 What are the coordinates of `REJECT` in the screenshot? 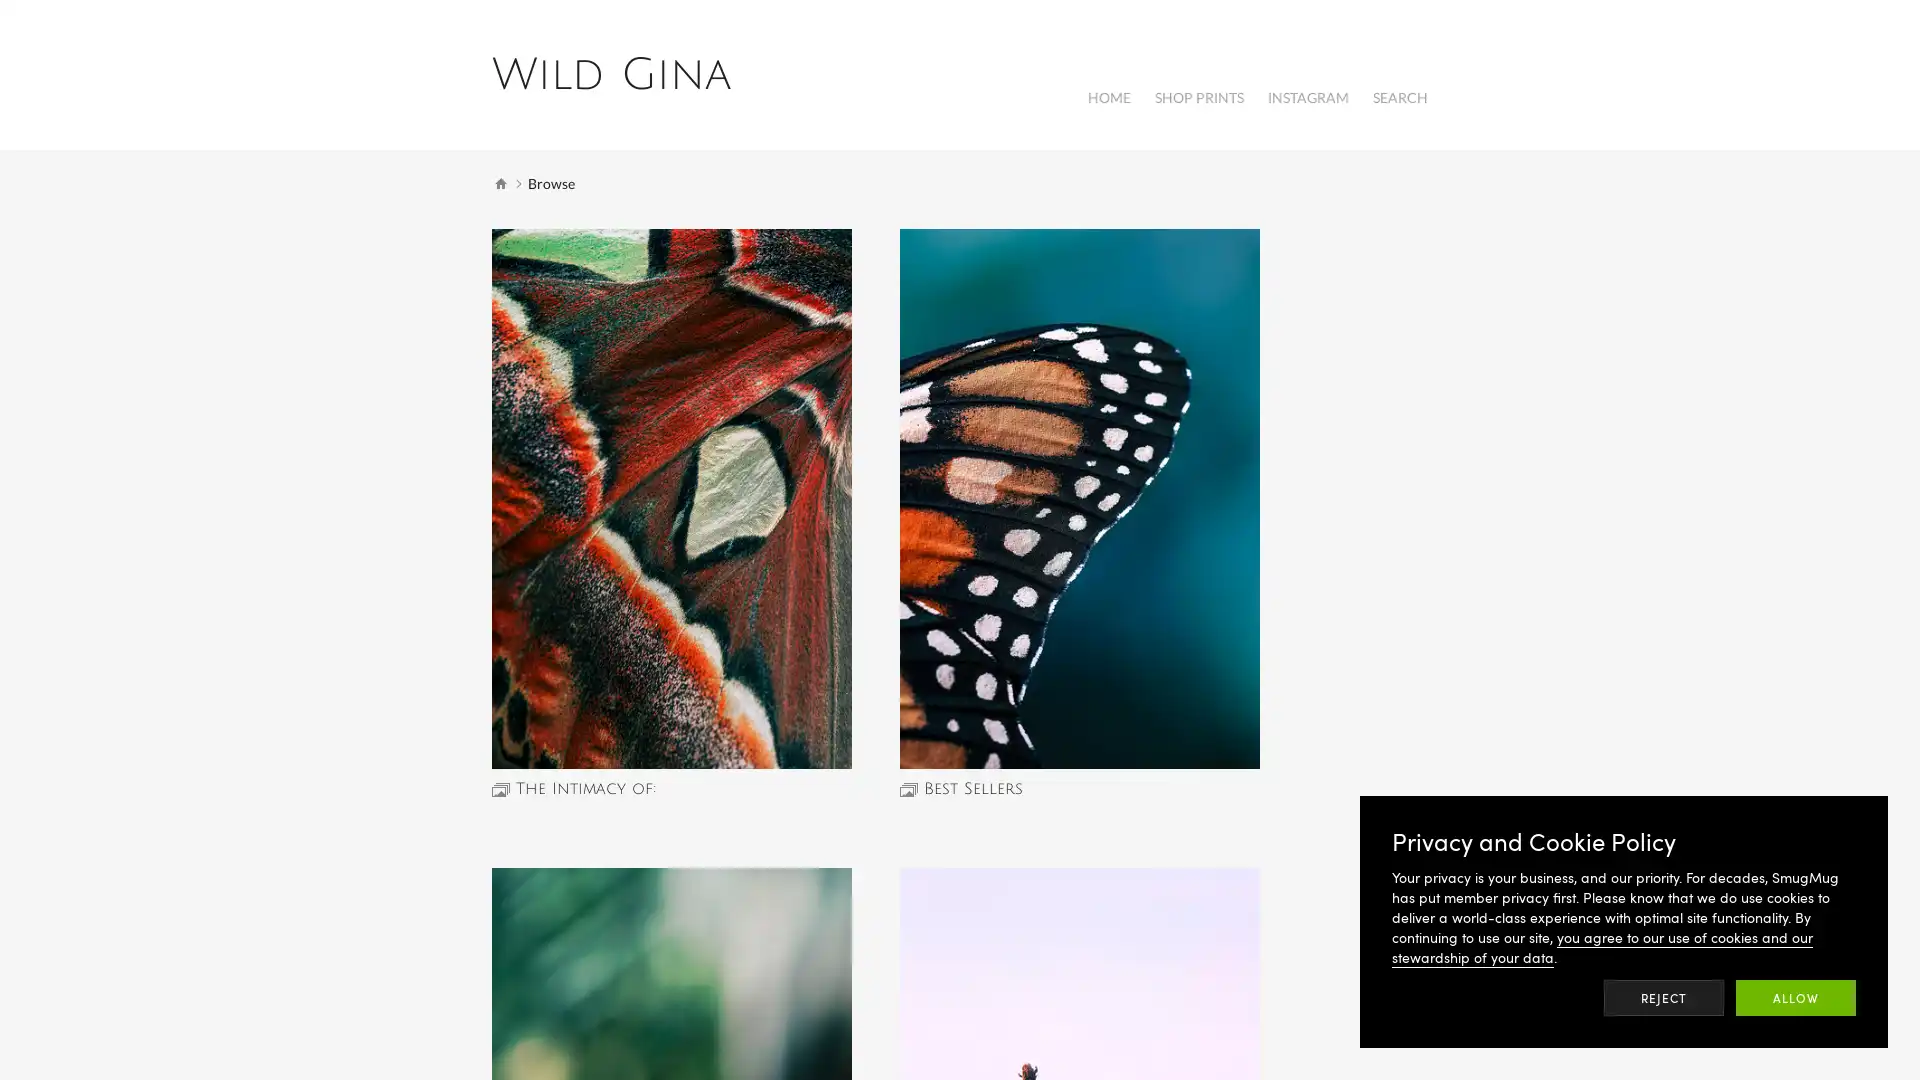 It's located at (1664, 998).